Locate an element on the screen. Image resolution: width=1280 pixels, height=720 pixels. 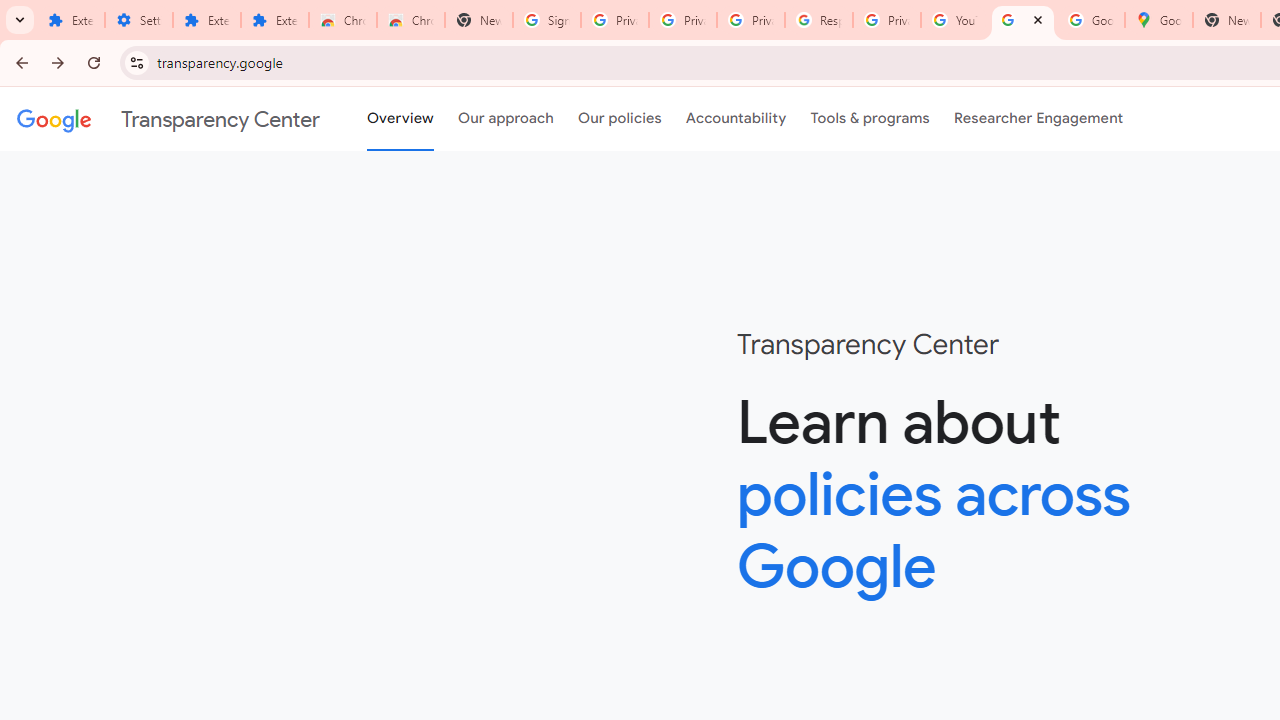
'Extensions' is located at coordinates (273, 20).